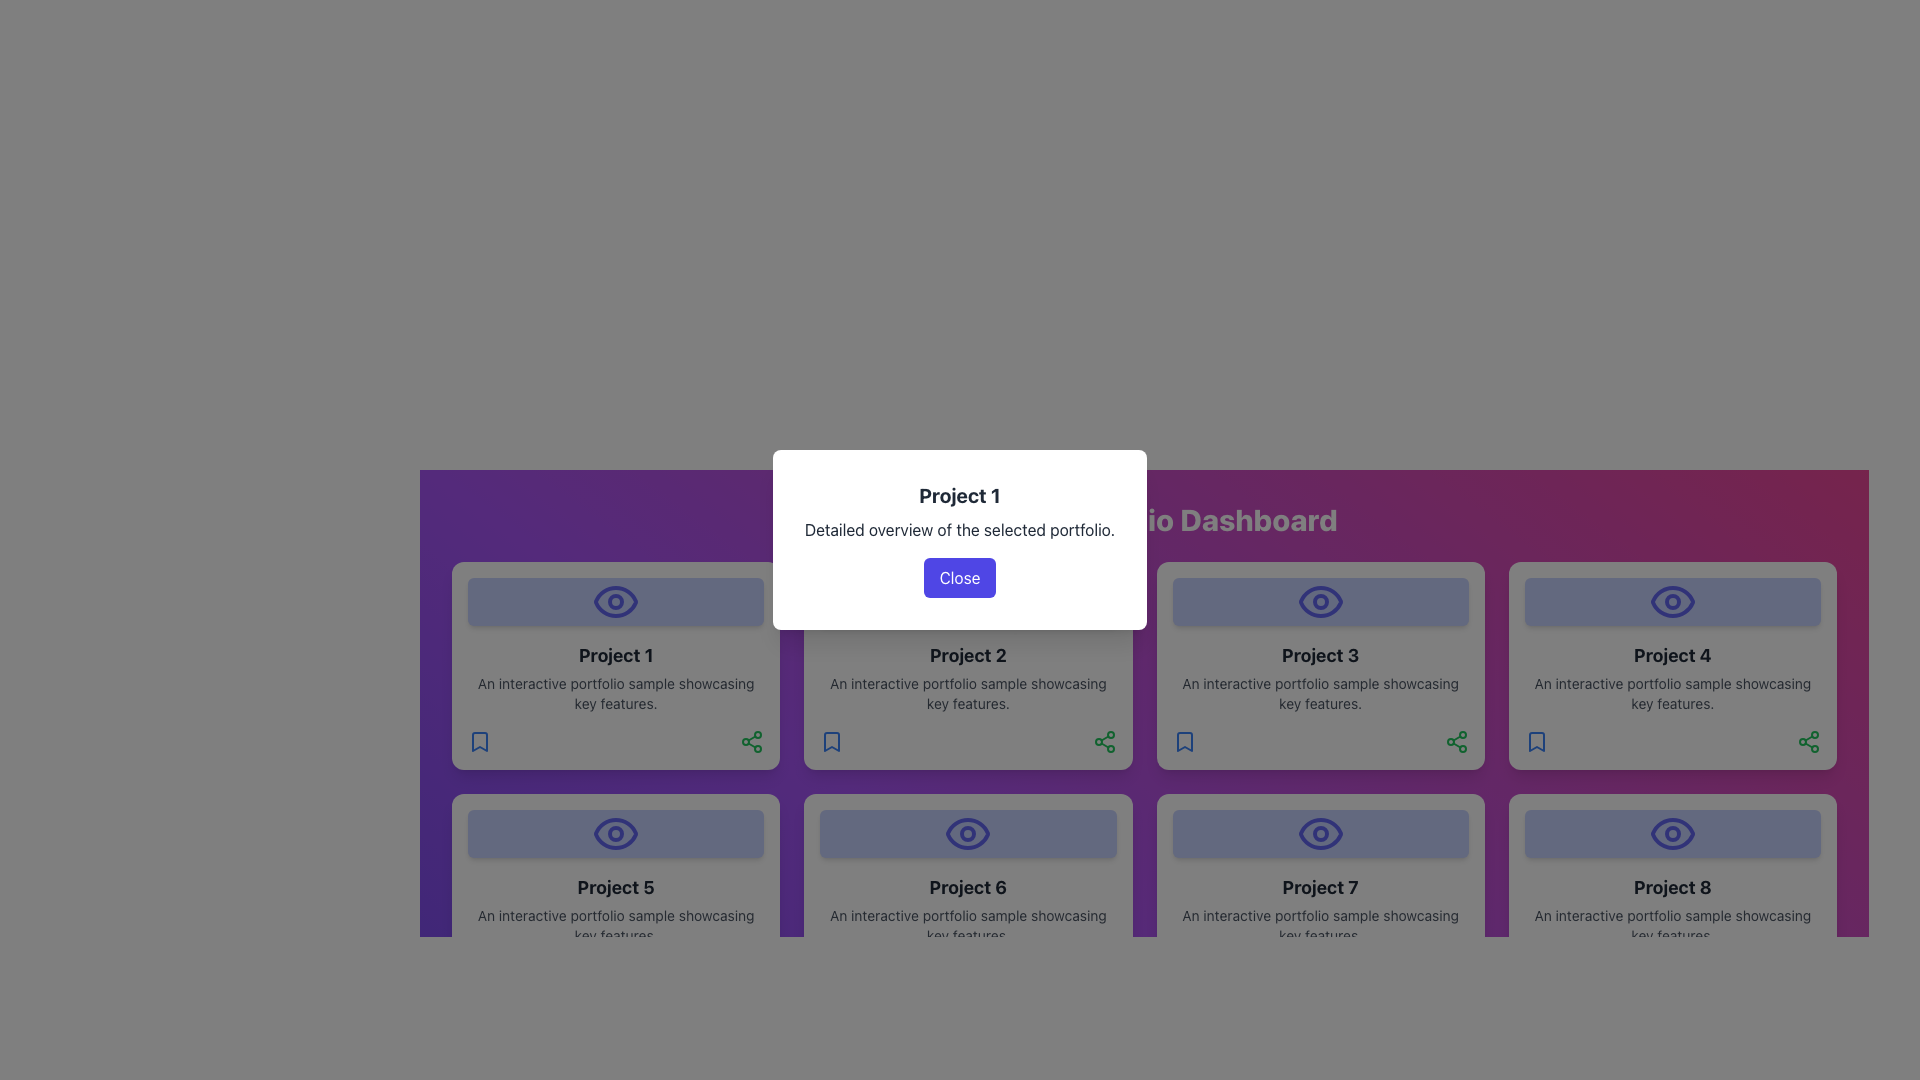  I want to click on the SVG circle that represents the pupil of the eye icon in the header of the 'Project 8' card located at the lower-right corner of the interface, so click(1672, 833).